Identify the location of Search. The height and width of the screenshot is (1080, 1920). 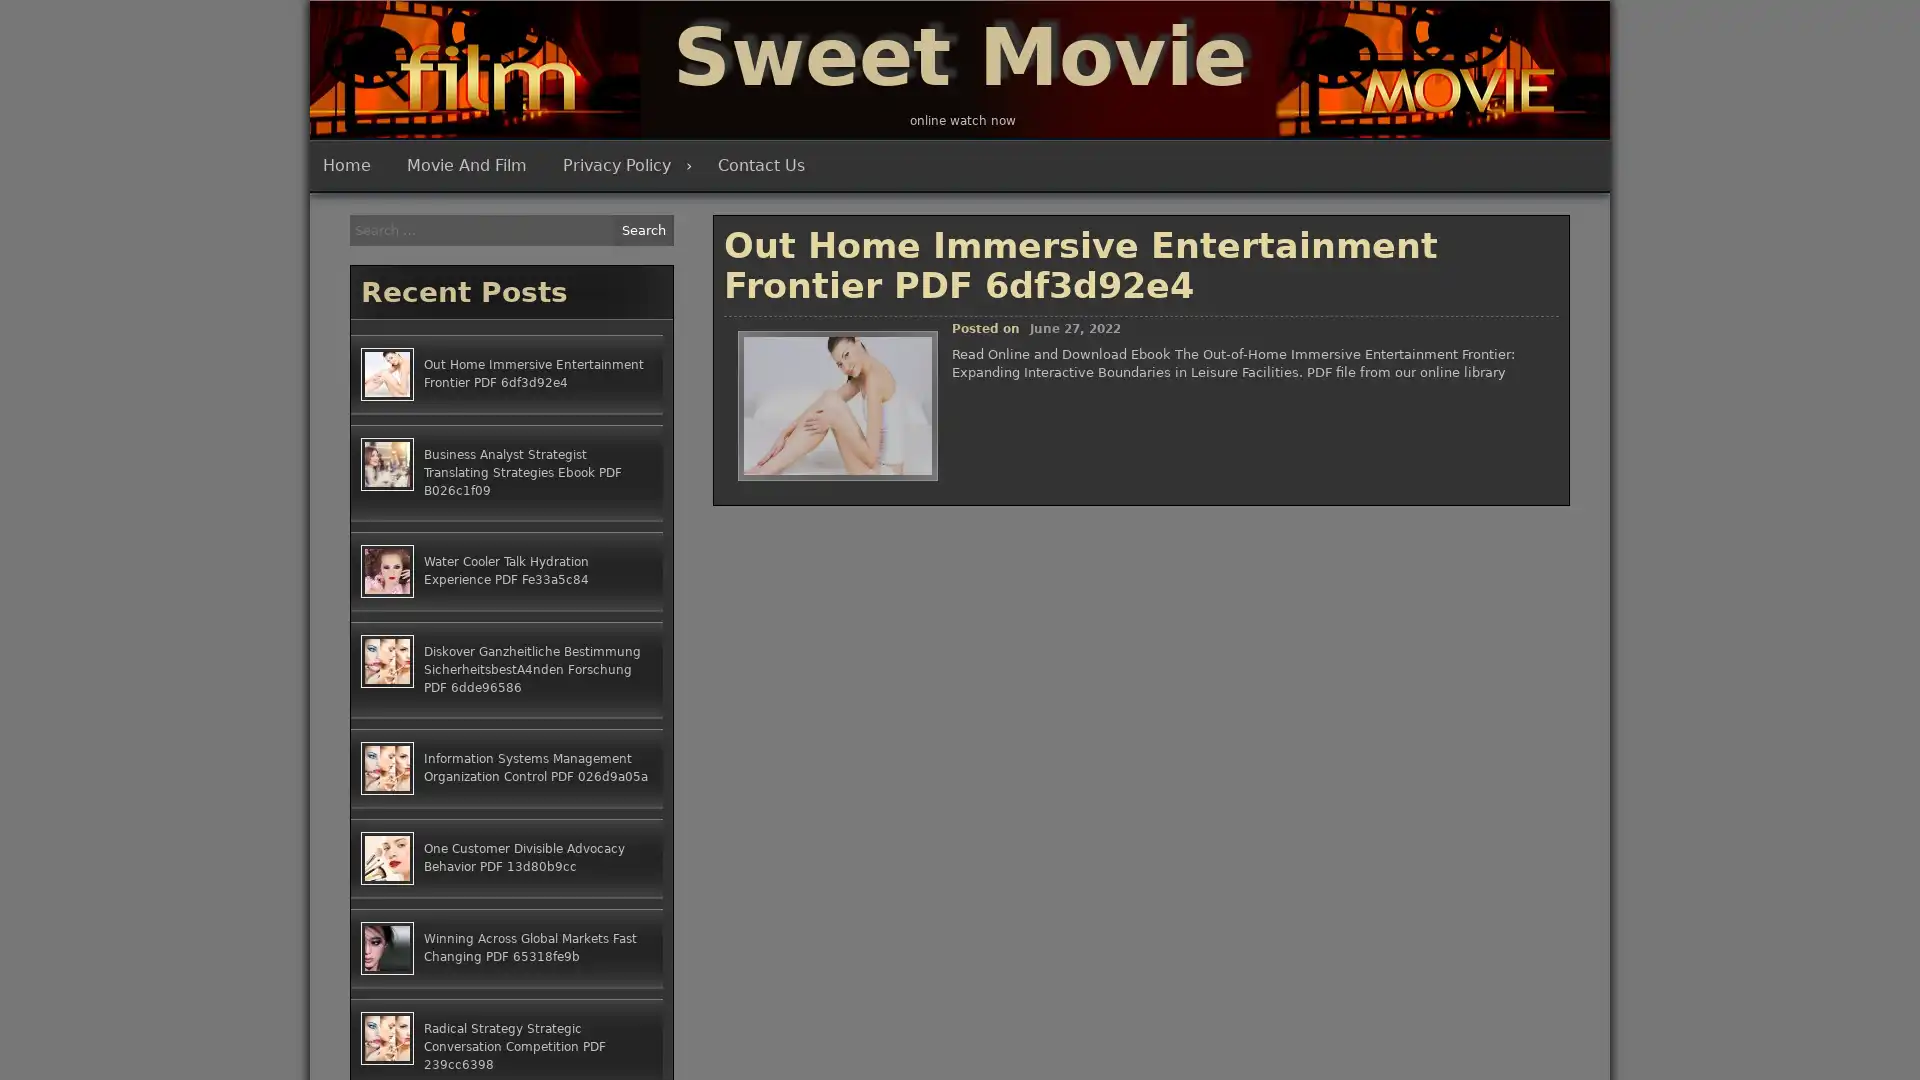
(643, 229).